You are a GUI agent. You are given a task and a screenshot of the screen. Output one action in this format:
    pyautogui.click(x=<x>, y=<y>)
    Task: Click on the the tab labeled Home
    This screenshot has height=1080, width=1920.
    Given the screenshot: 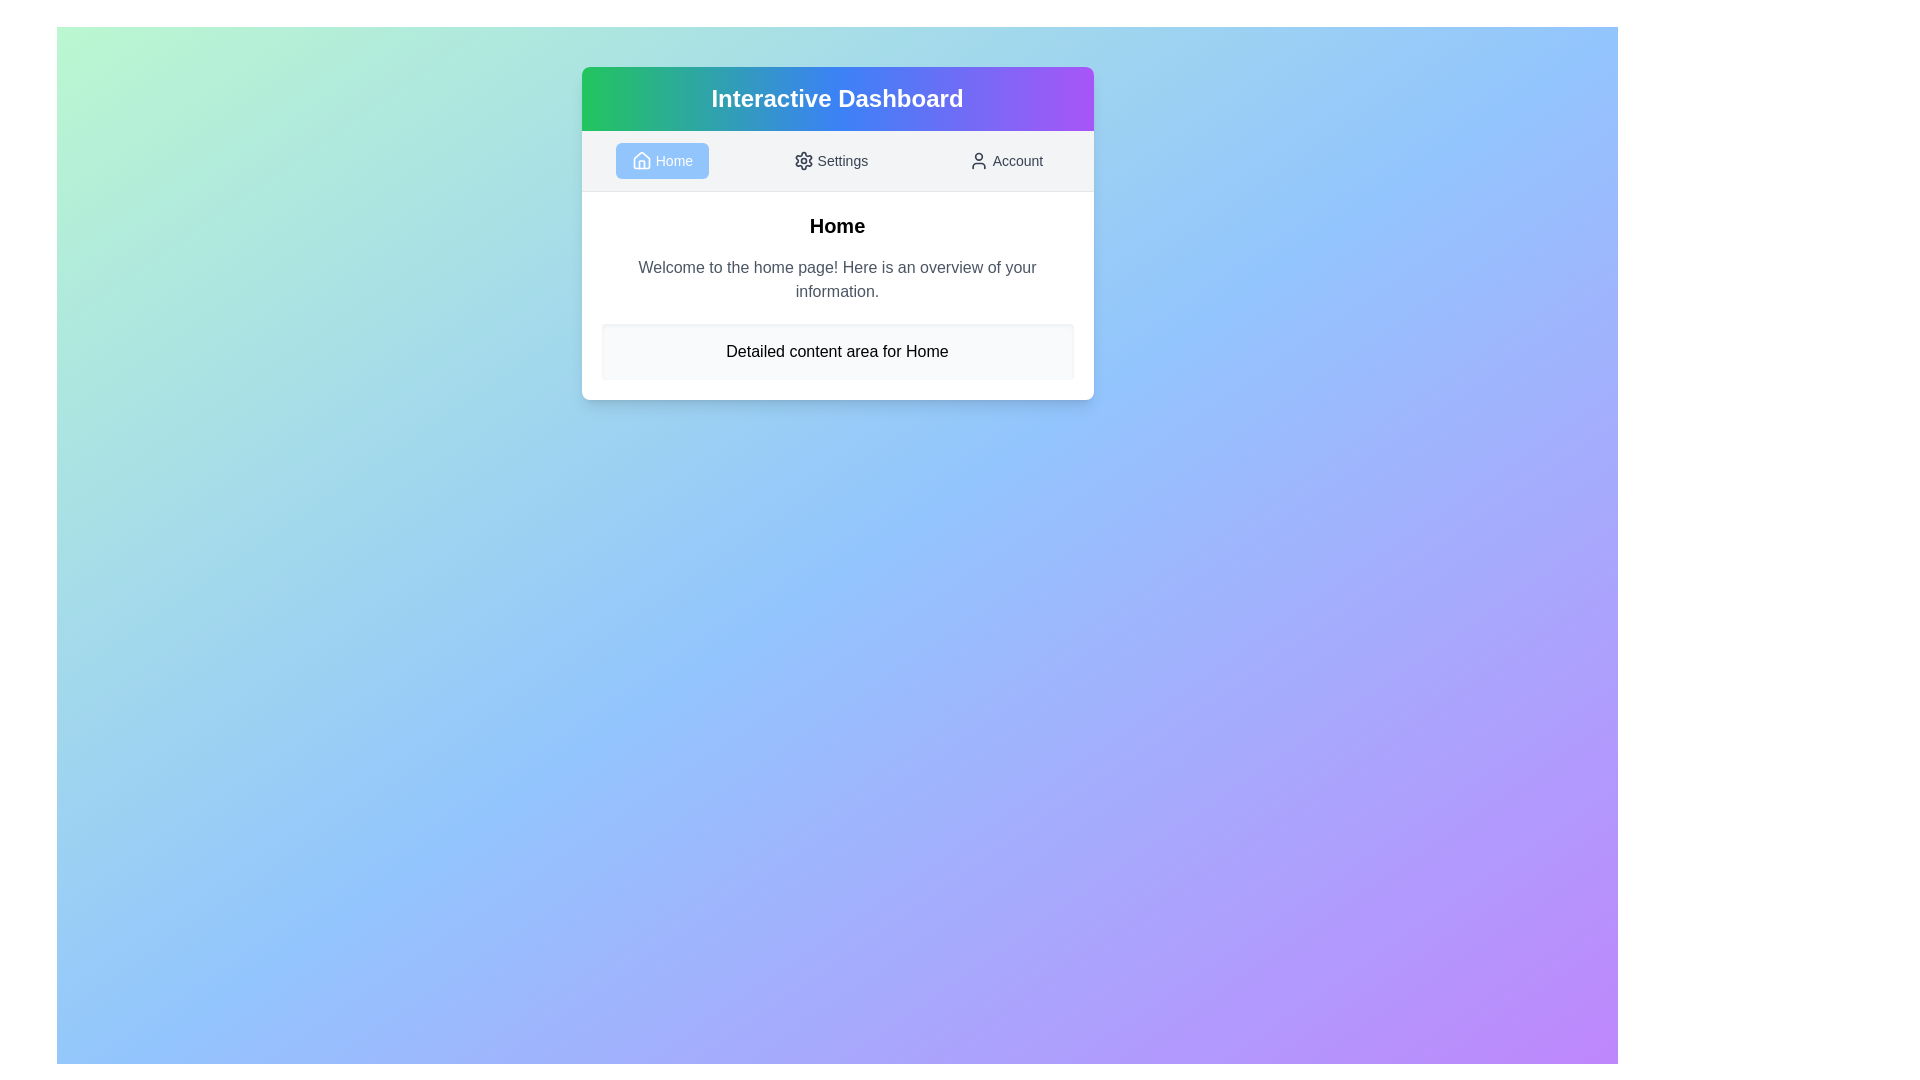 What is the action you would take?
    pyautogui.click(x=662, y=160)
    